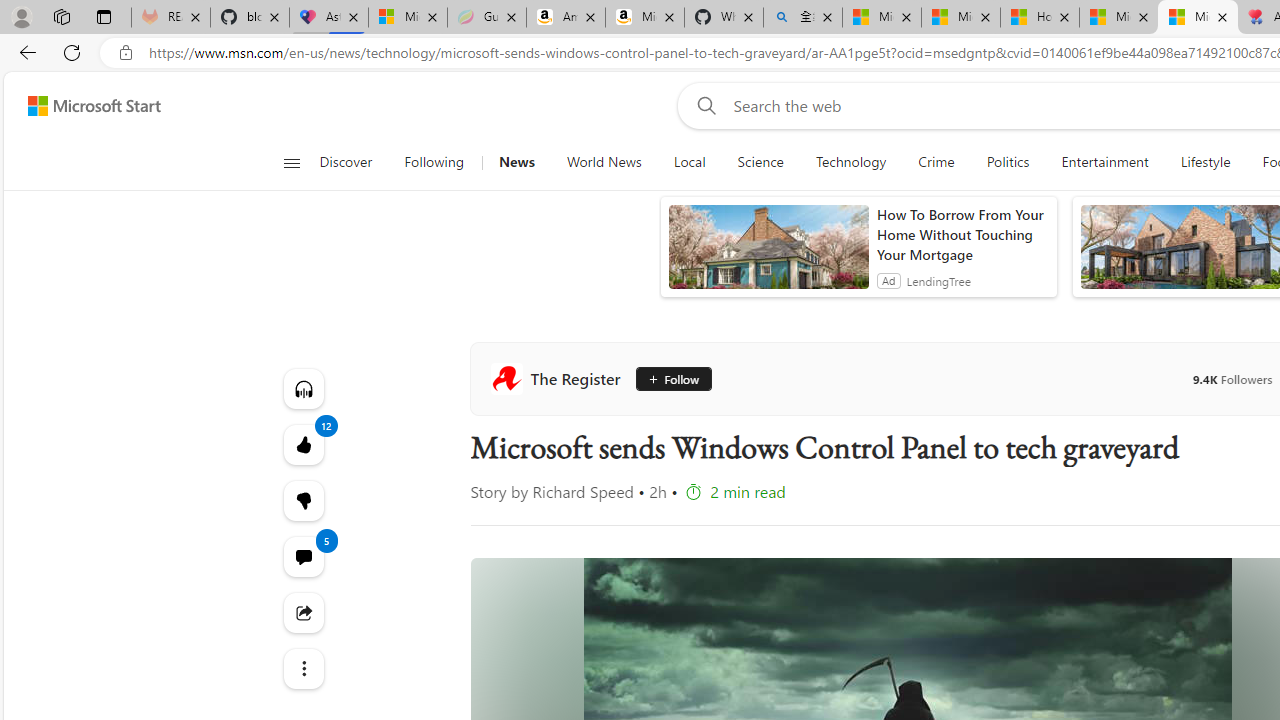 The image size is (1280, 720). What do you see at coordinates (671, 379) in the screenshot?
I see `'Follow'` at bounding box center [671, 379].